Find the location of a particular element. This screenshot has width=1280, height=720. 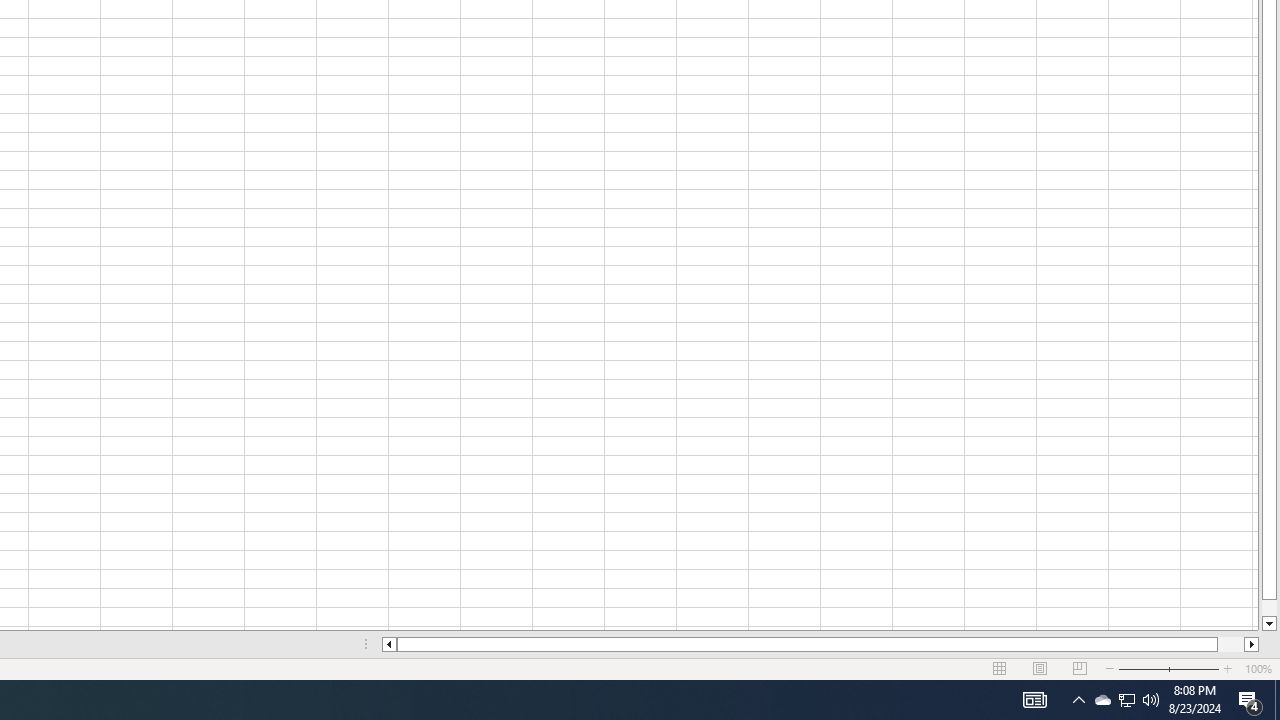

'Zoom' is located at coordinates (1168, 669).